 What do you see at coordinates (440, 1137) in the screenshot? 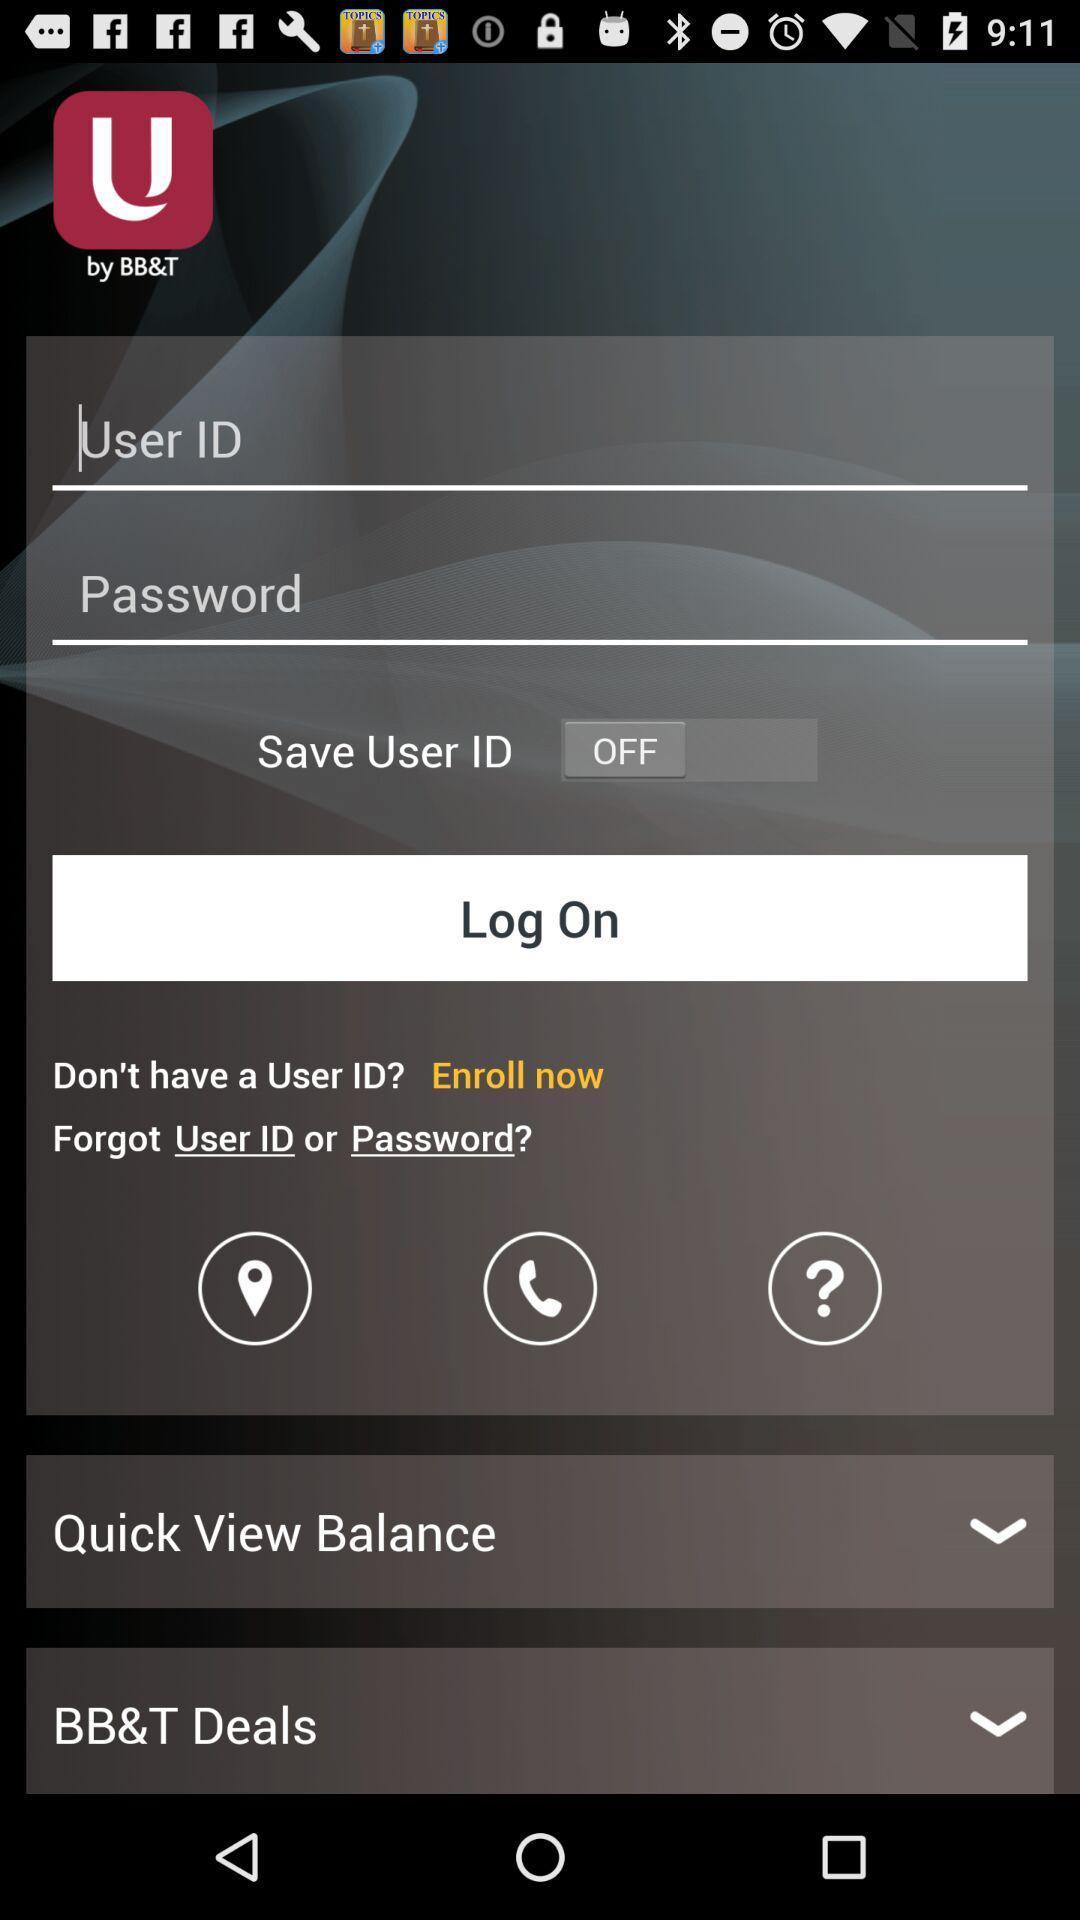
I see `the icon next to user id or icon` at bounding box center [440, 1137].